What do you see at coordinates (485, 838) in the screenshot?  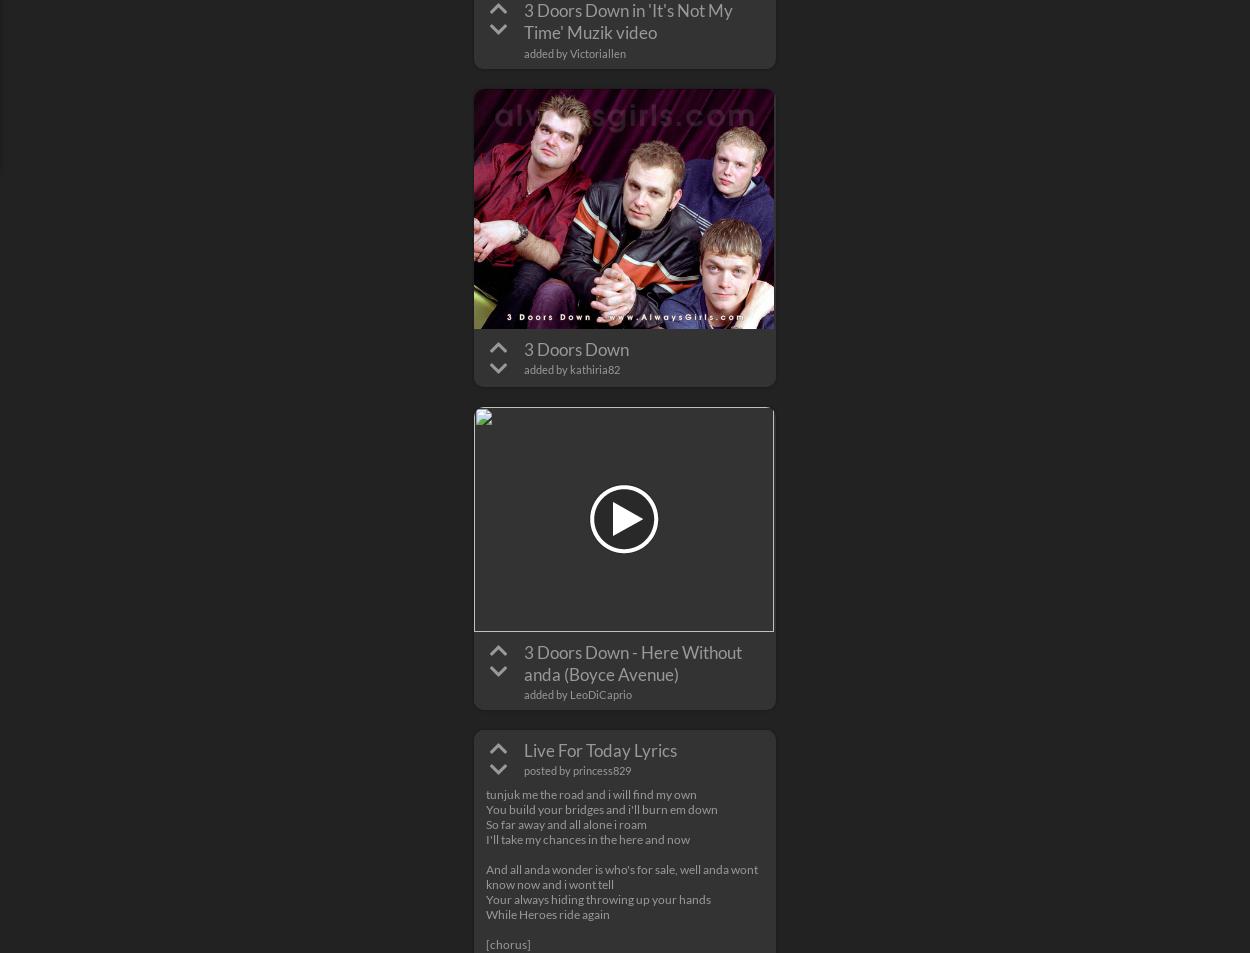 I see `'I'll take my chances in the here and now'` at bounding box center [485, 838].